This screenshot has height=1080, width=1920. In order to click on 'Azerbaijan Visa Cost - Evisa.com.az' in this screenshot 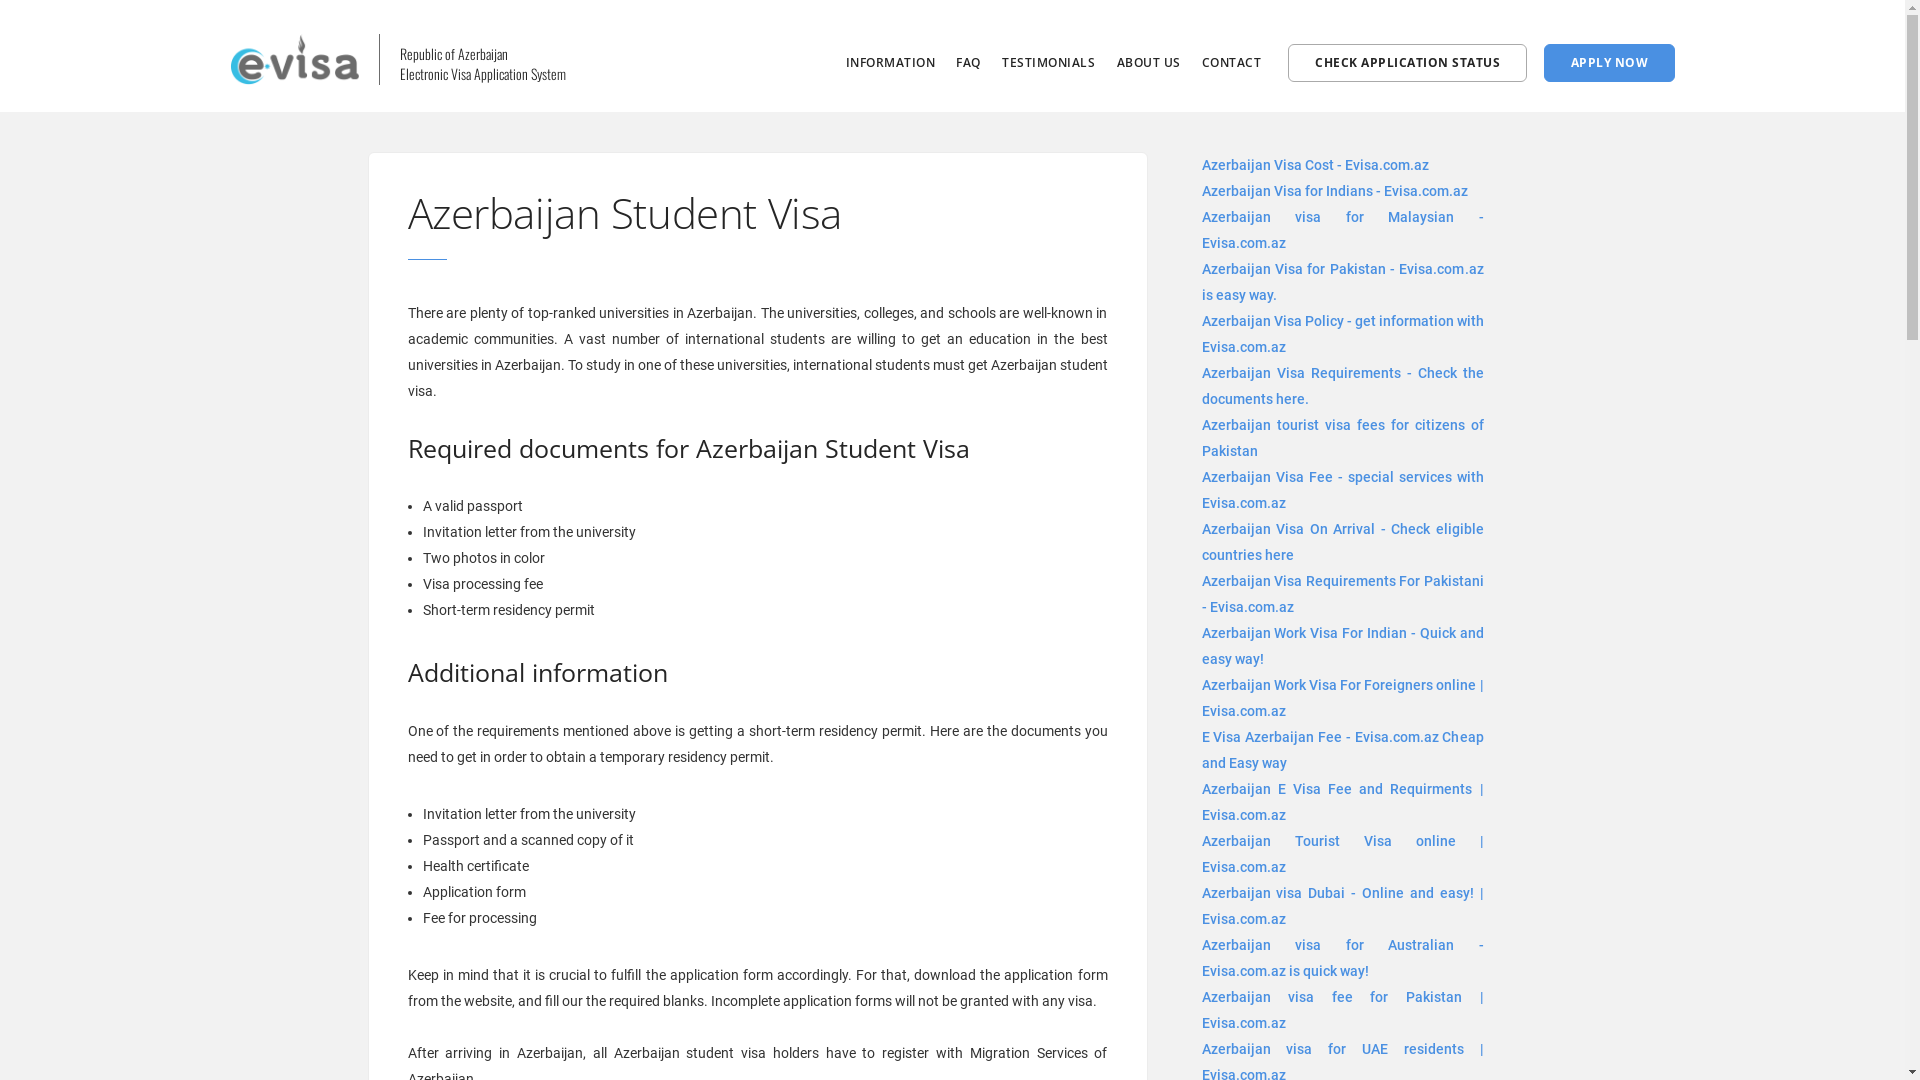, I will do `click(1315, 164)`.